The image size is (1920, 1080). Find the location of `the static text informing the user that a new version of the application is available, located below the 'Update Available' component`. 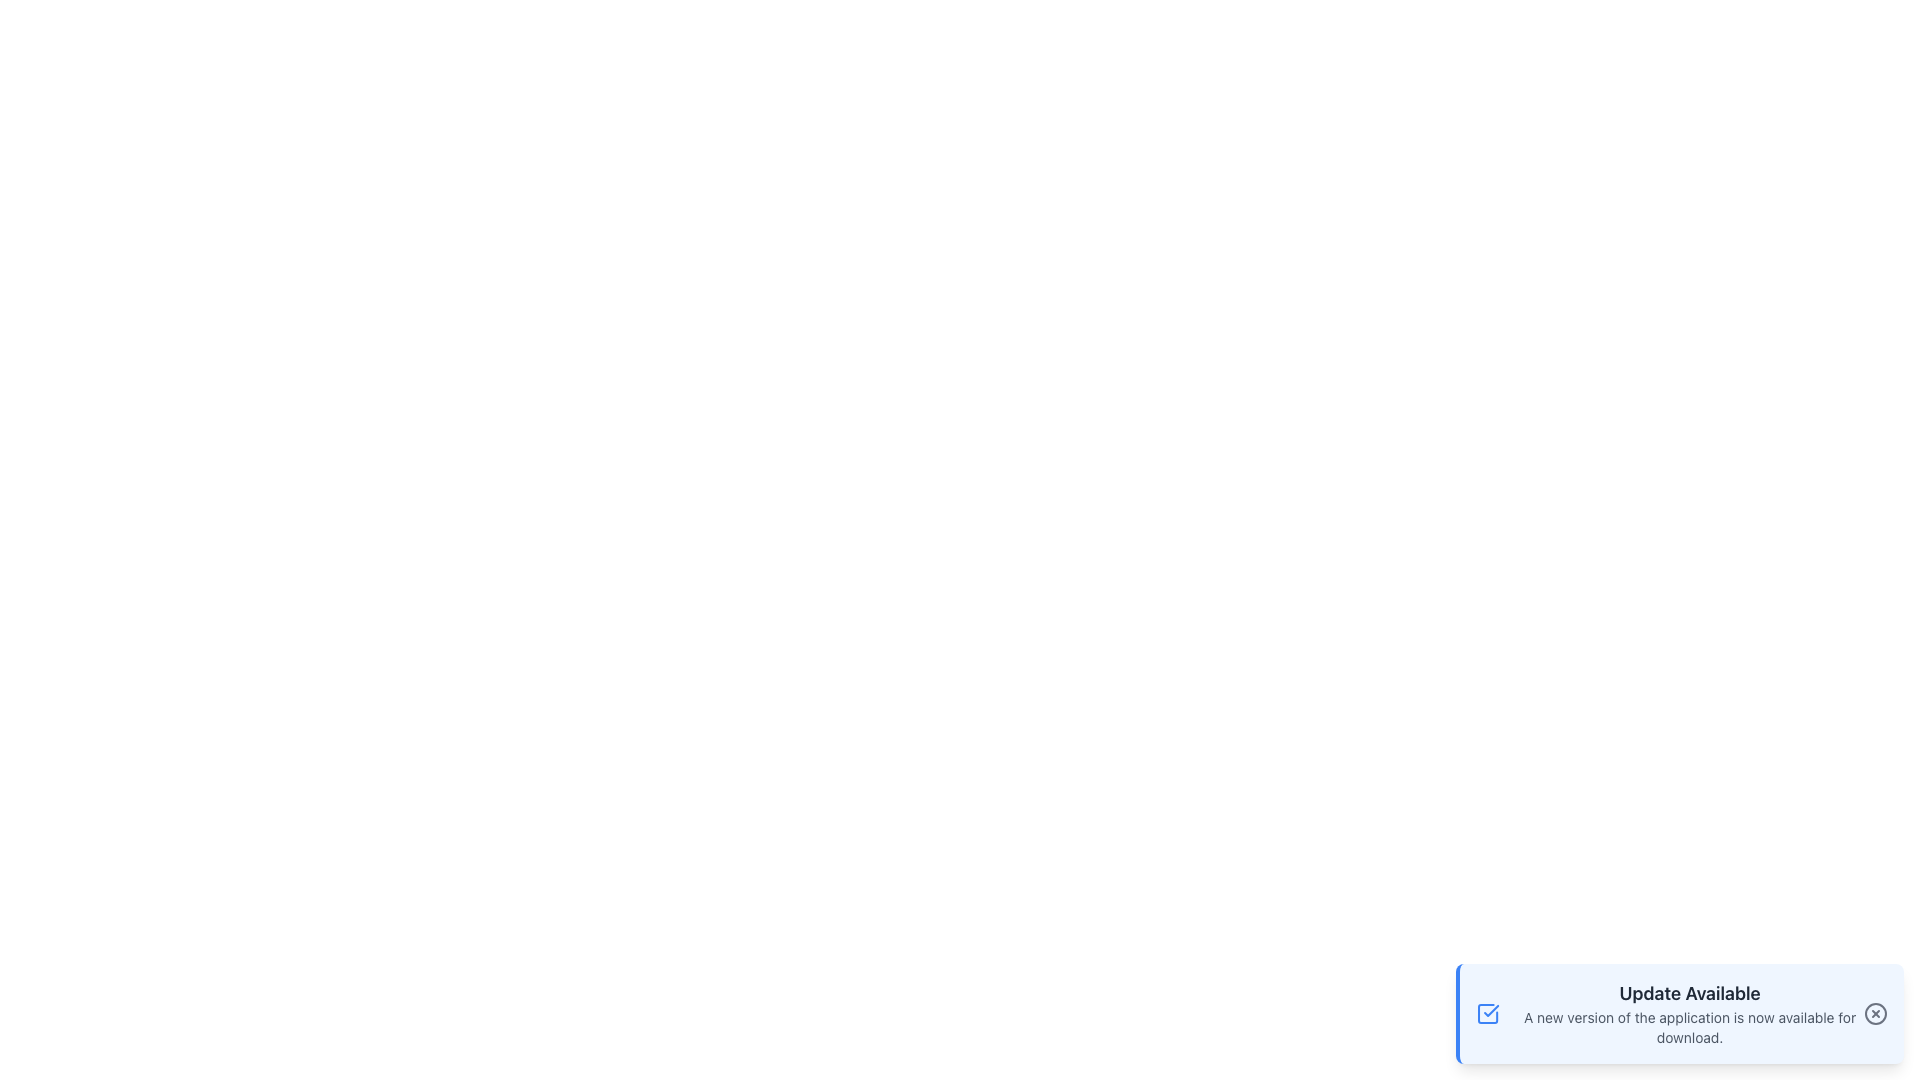

the static text informing the user that a new version of the application is available, located below the 'Update Available' component is located at coordinates (1689, 1028).